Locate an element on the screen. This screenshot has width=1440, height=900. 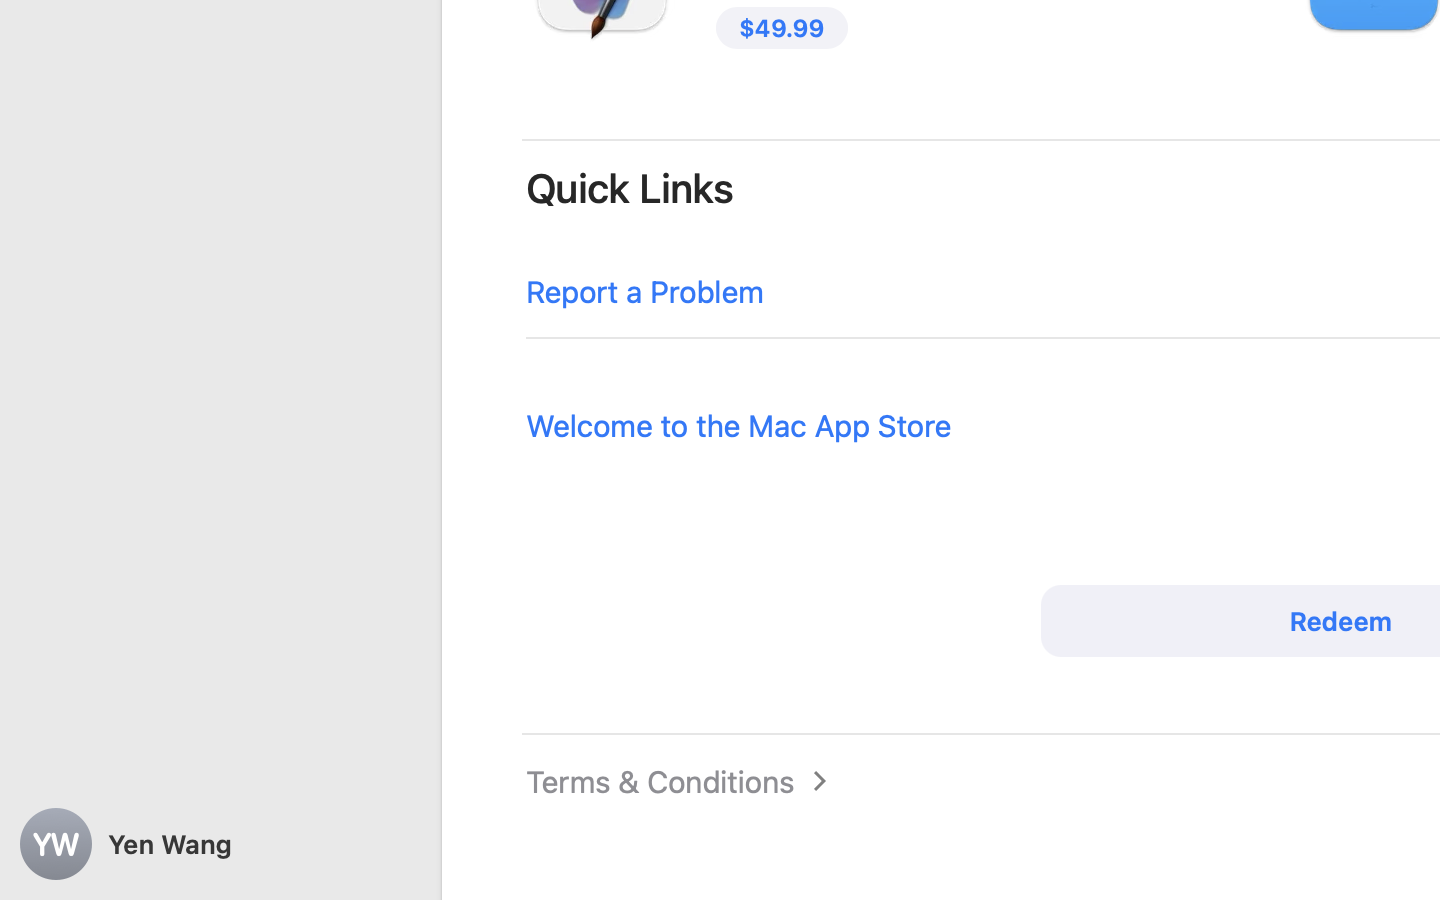
'Yen Wang' is located at coordinates (220, 844).